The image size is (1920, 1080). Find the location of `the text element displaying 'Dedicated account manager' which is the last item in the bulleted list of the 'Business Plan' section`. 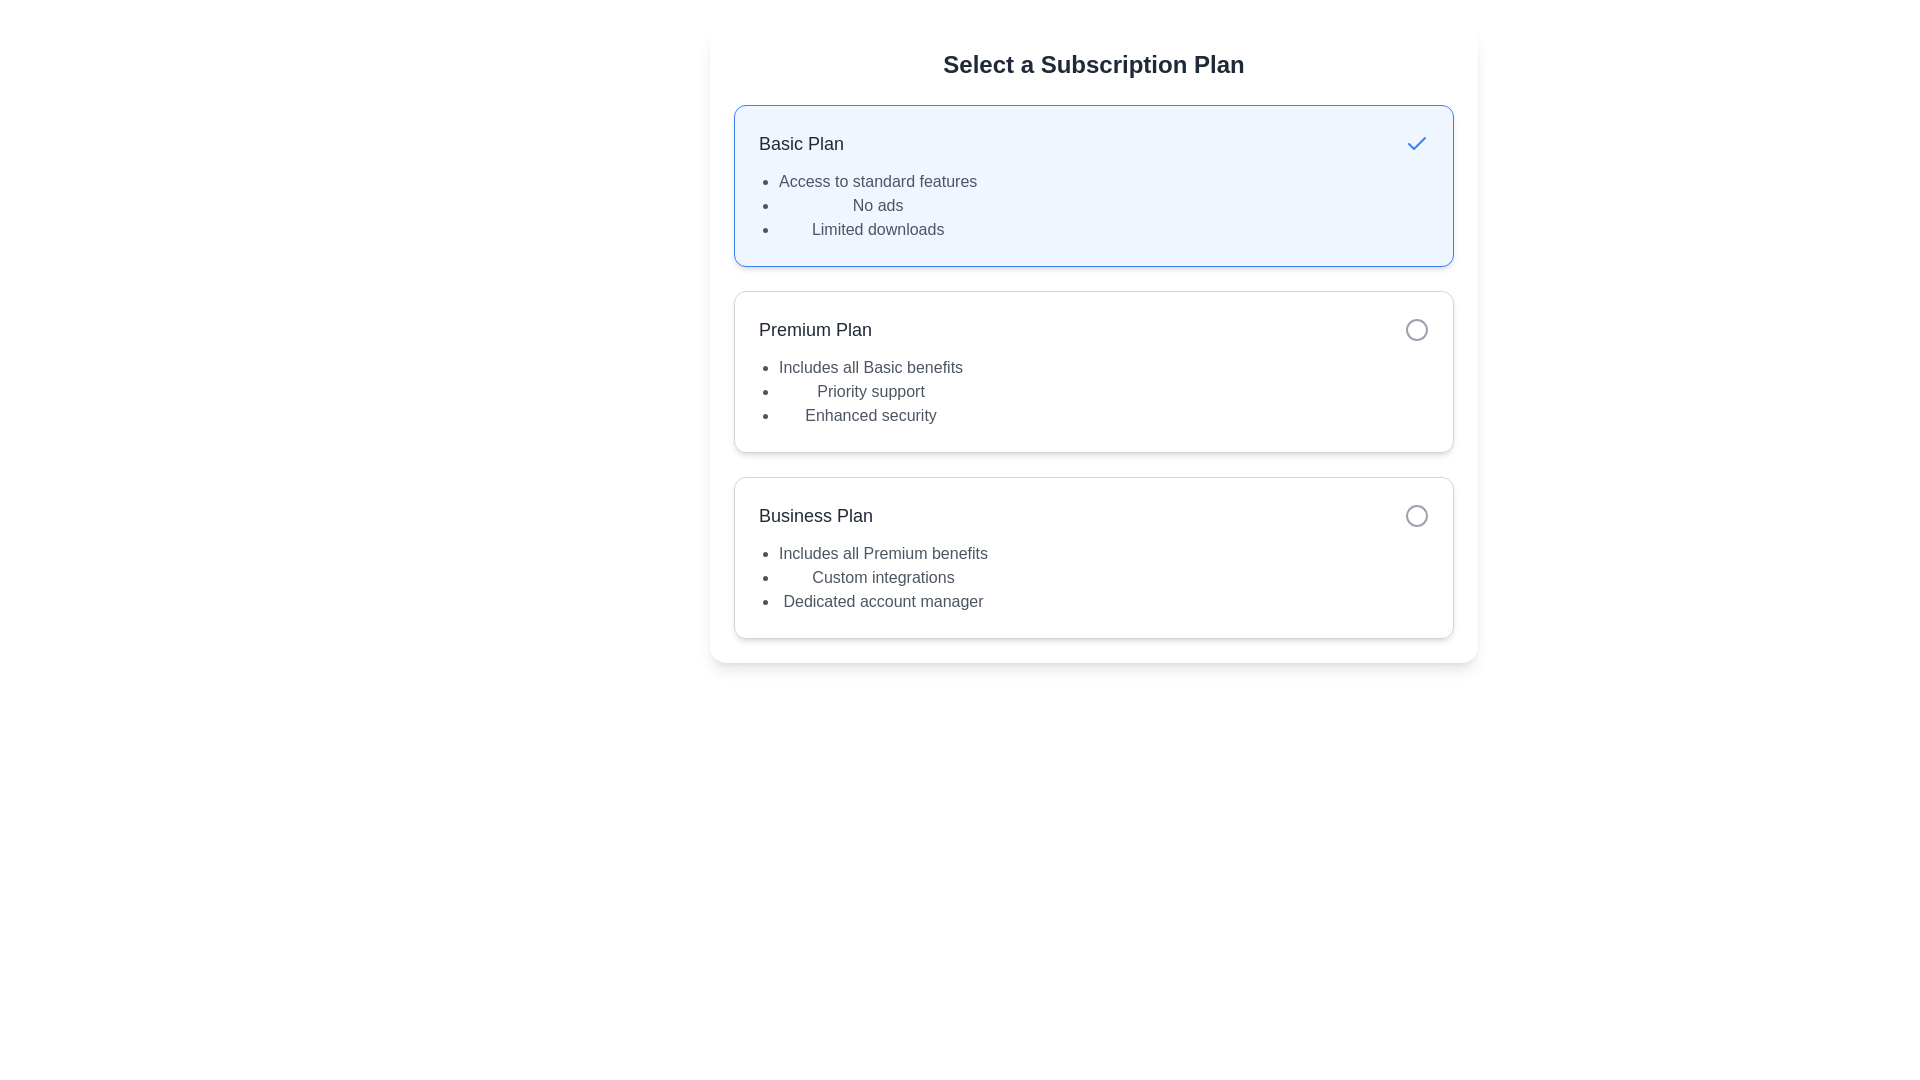

the text element displaying 'Dedicated account manager' which is the last item in the bulleted list of the 'Business Plan' section is located at coordinates (882, 600).